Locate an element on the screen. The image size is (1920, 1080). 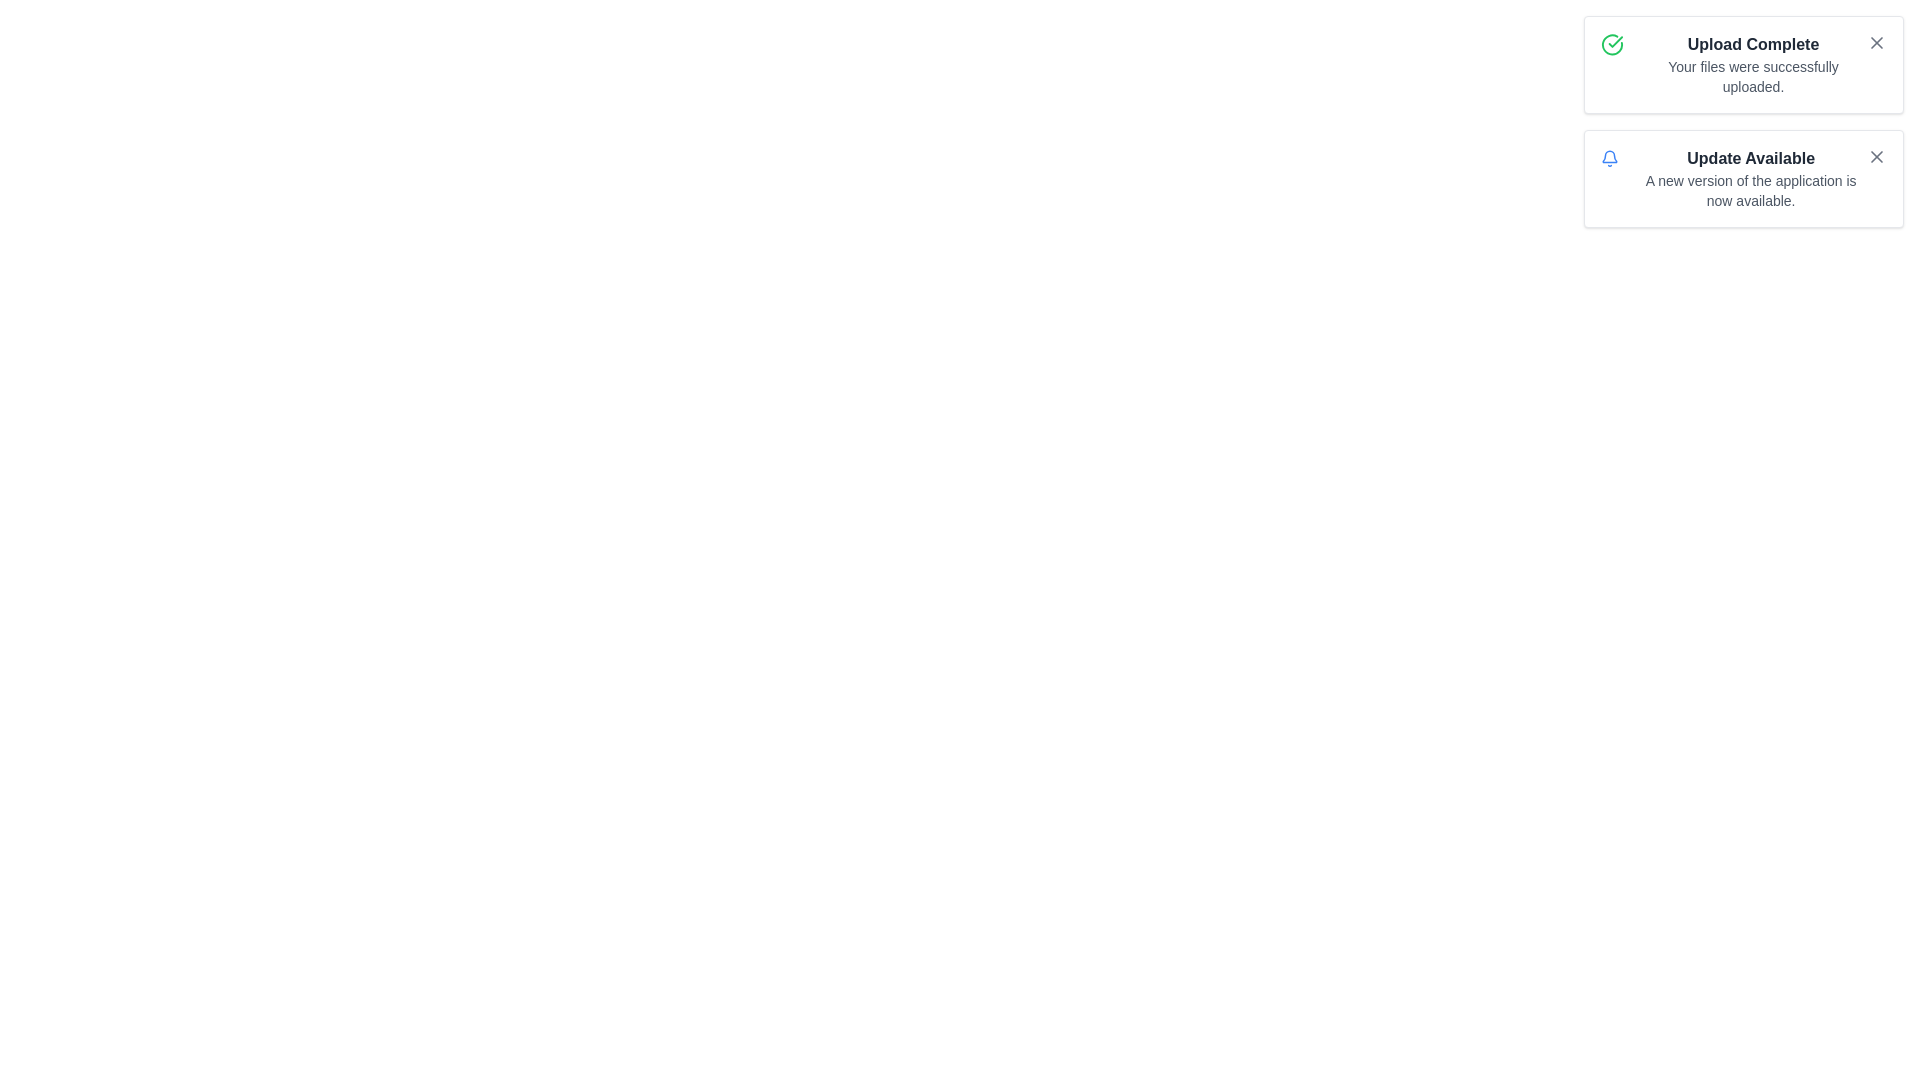
message displayed in the text label that shows 'A new version of the application is now available.' is located at coordinates (1750, 191).